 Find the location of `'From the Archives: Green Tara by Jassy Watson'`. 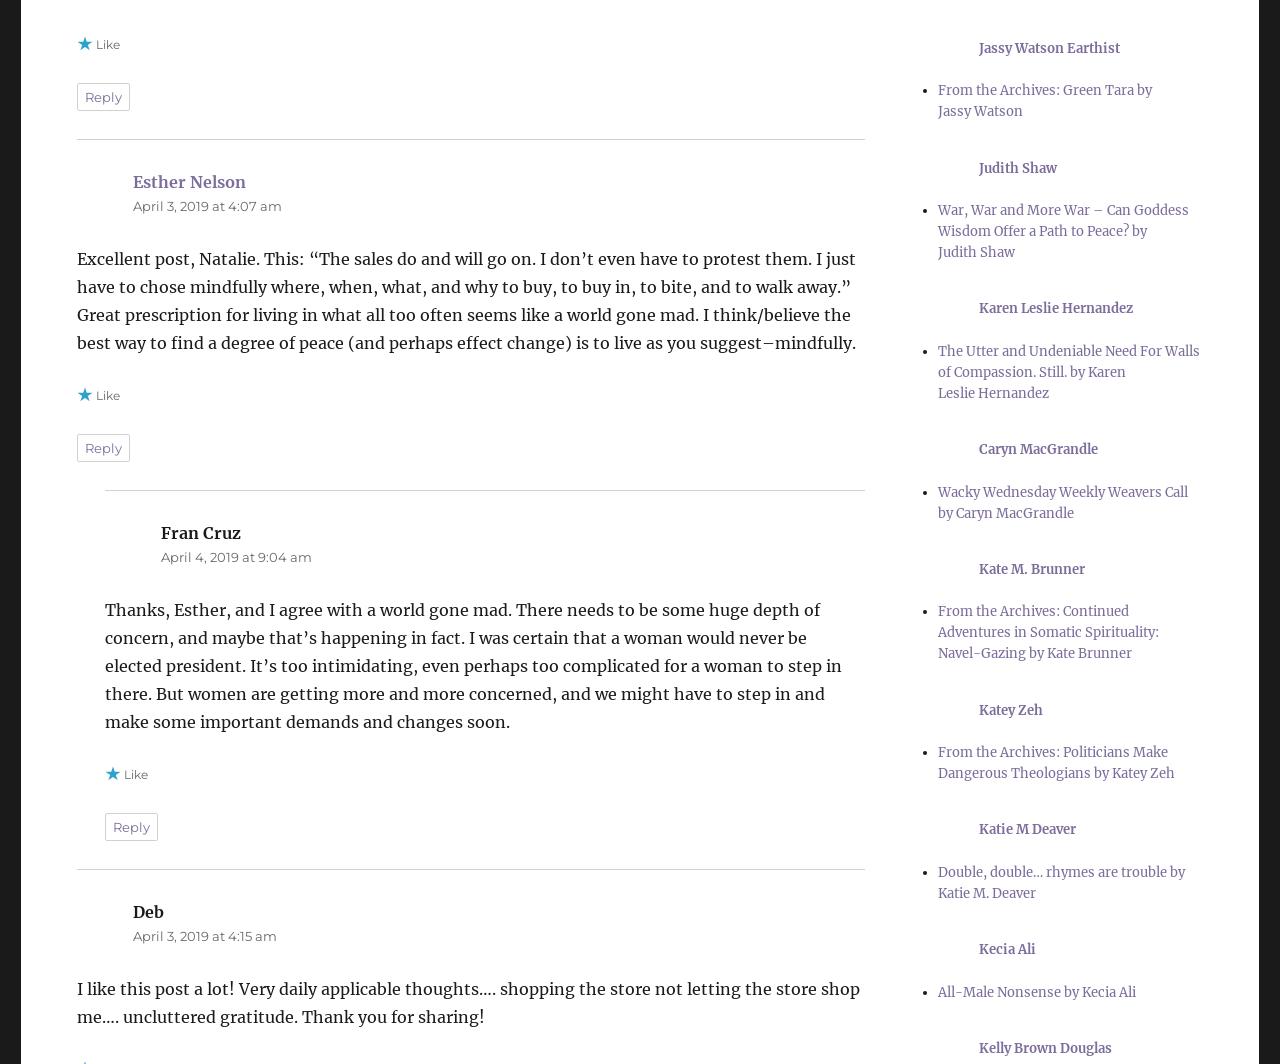

'From the Archives: Green Tara by Jassy Watson' is located at coordinates (1042, 100).